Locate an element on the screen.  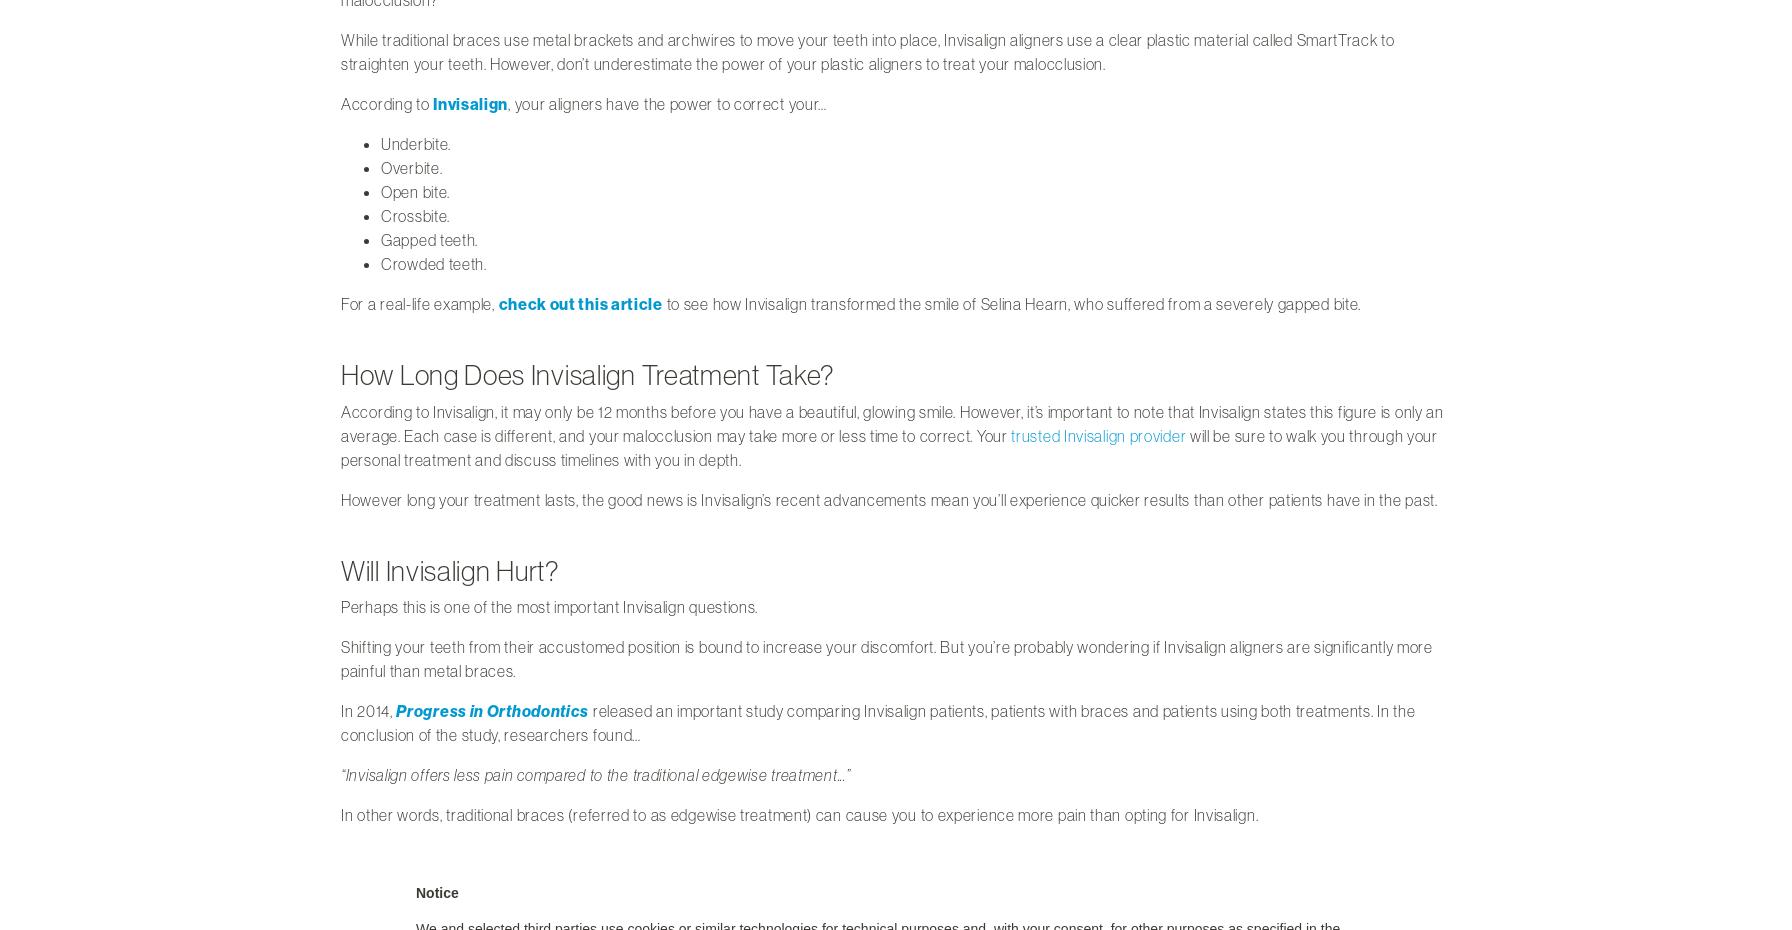
'How Long Does Invisalign Treatment Take?' is located at coordinates (341, 373).